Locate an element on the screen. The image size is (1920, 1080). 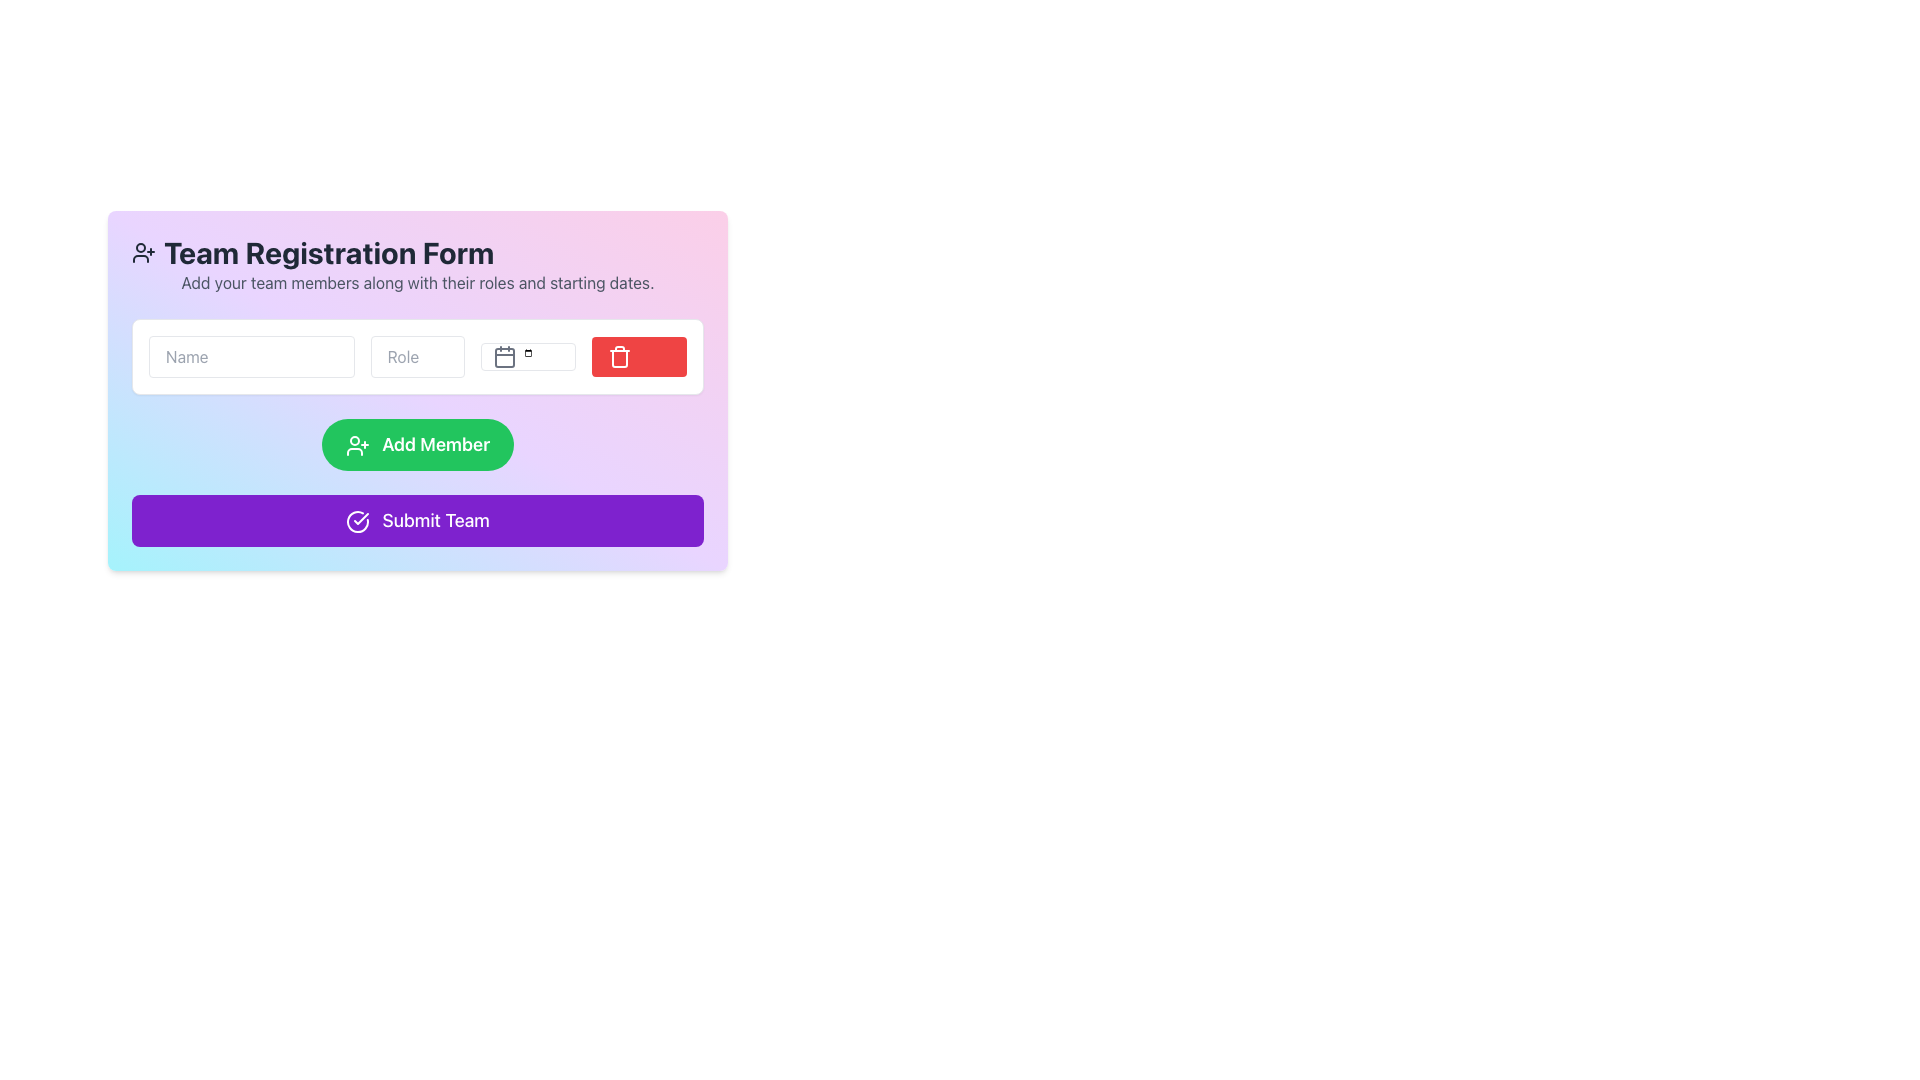
the confirmation icon located at the center of the purple 'Submit Team' button, which indicates a submit action is located at coordinates (358, 521).